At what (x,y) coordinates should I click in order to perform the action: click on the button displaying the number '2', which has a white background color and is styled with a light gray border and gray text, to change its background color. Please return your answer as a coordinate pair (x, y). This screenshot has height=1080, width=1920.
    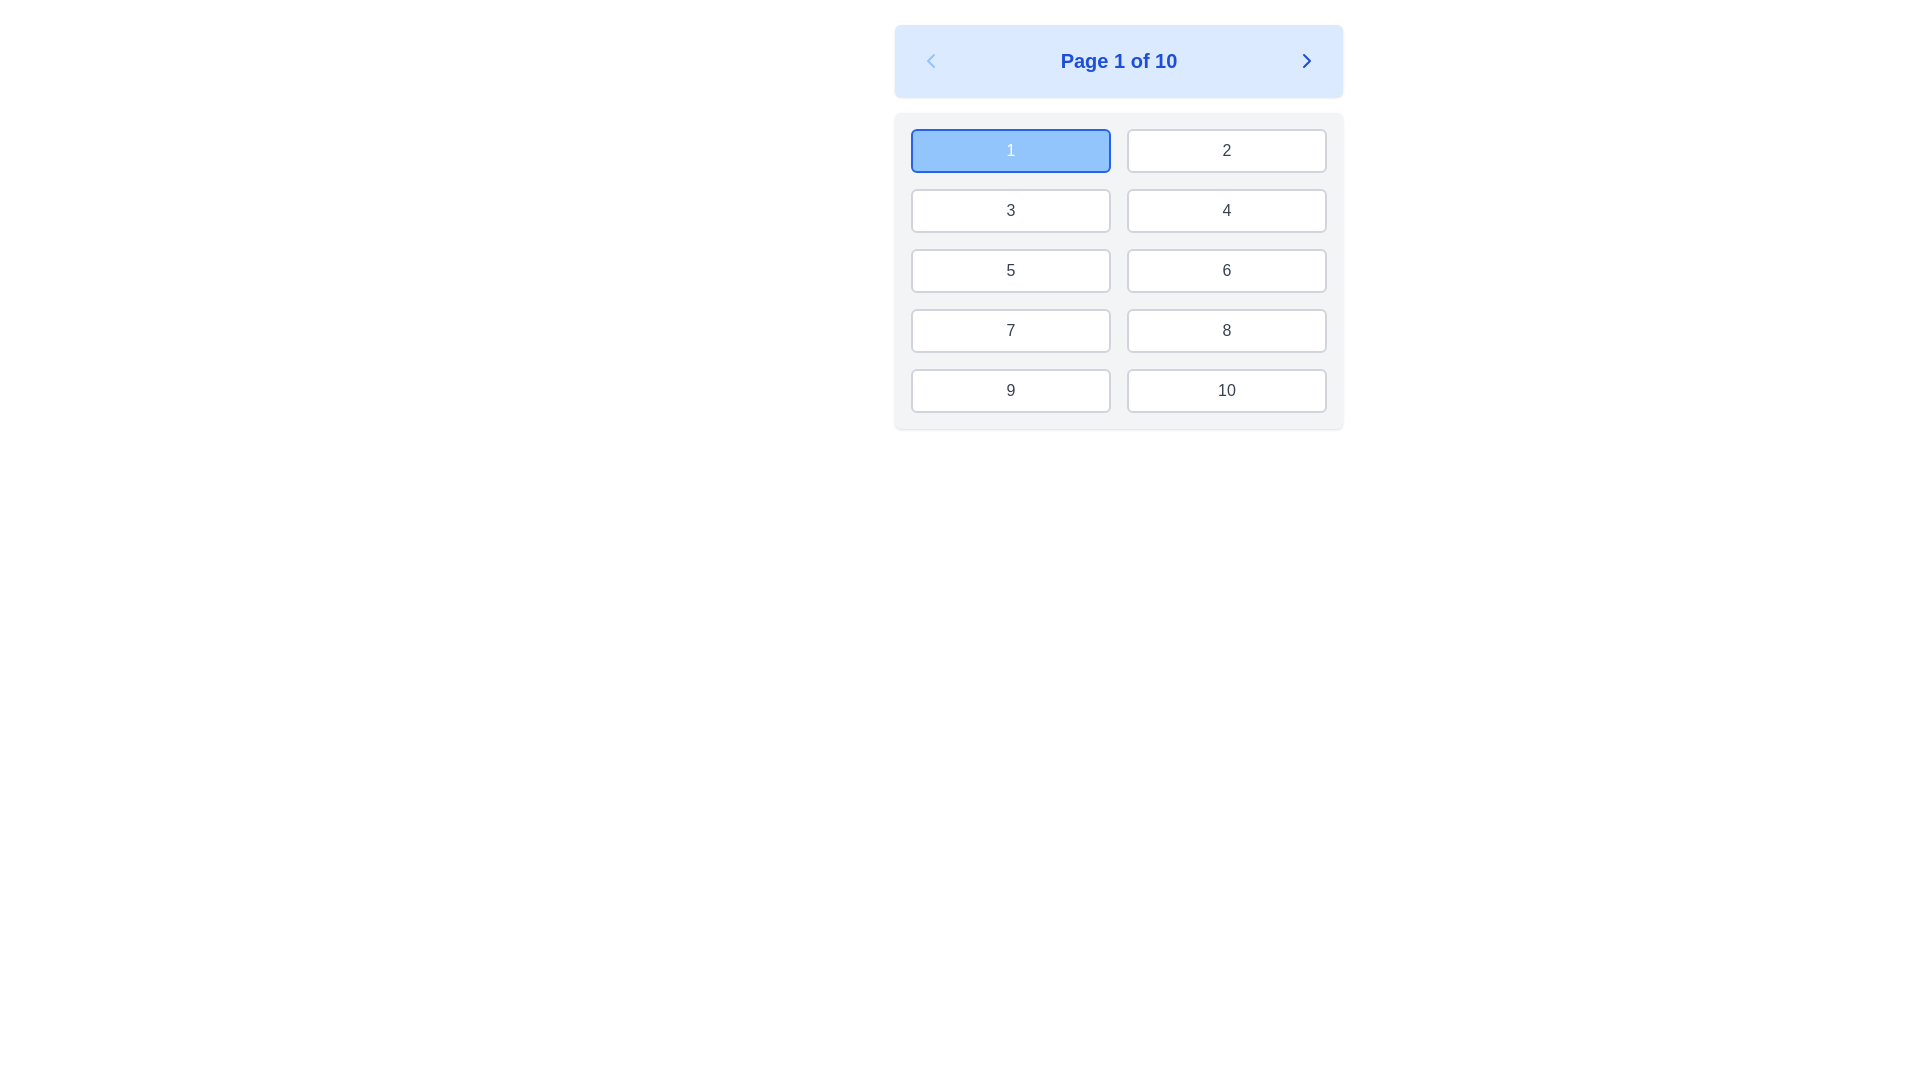
    Looking at the image, I should click on (1226, 149).